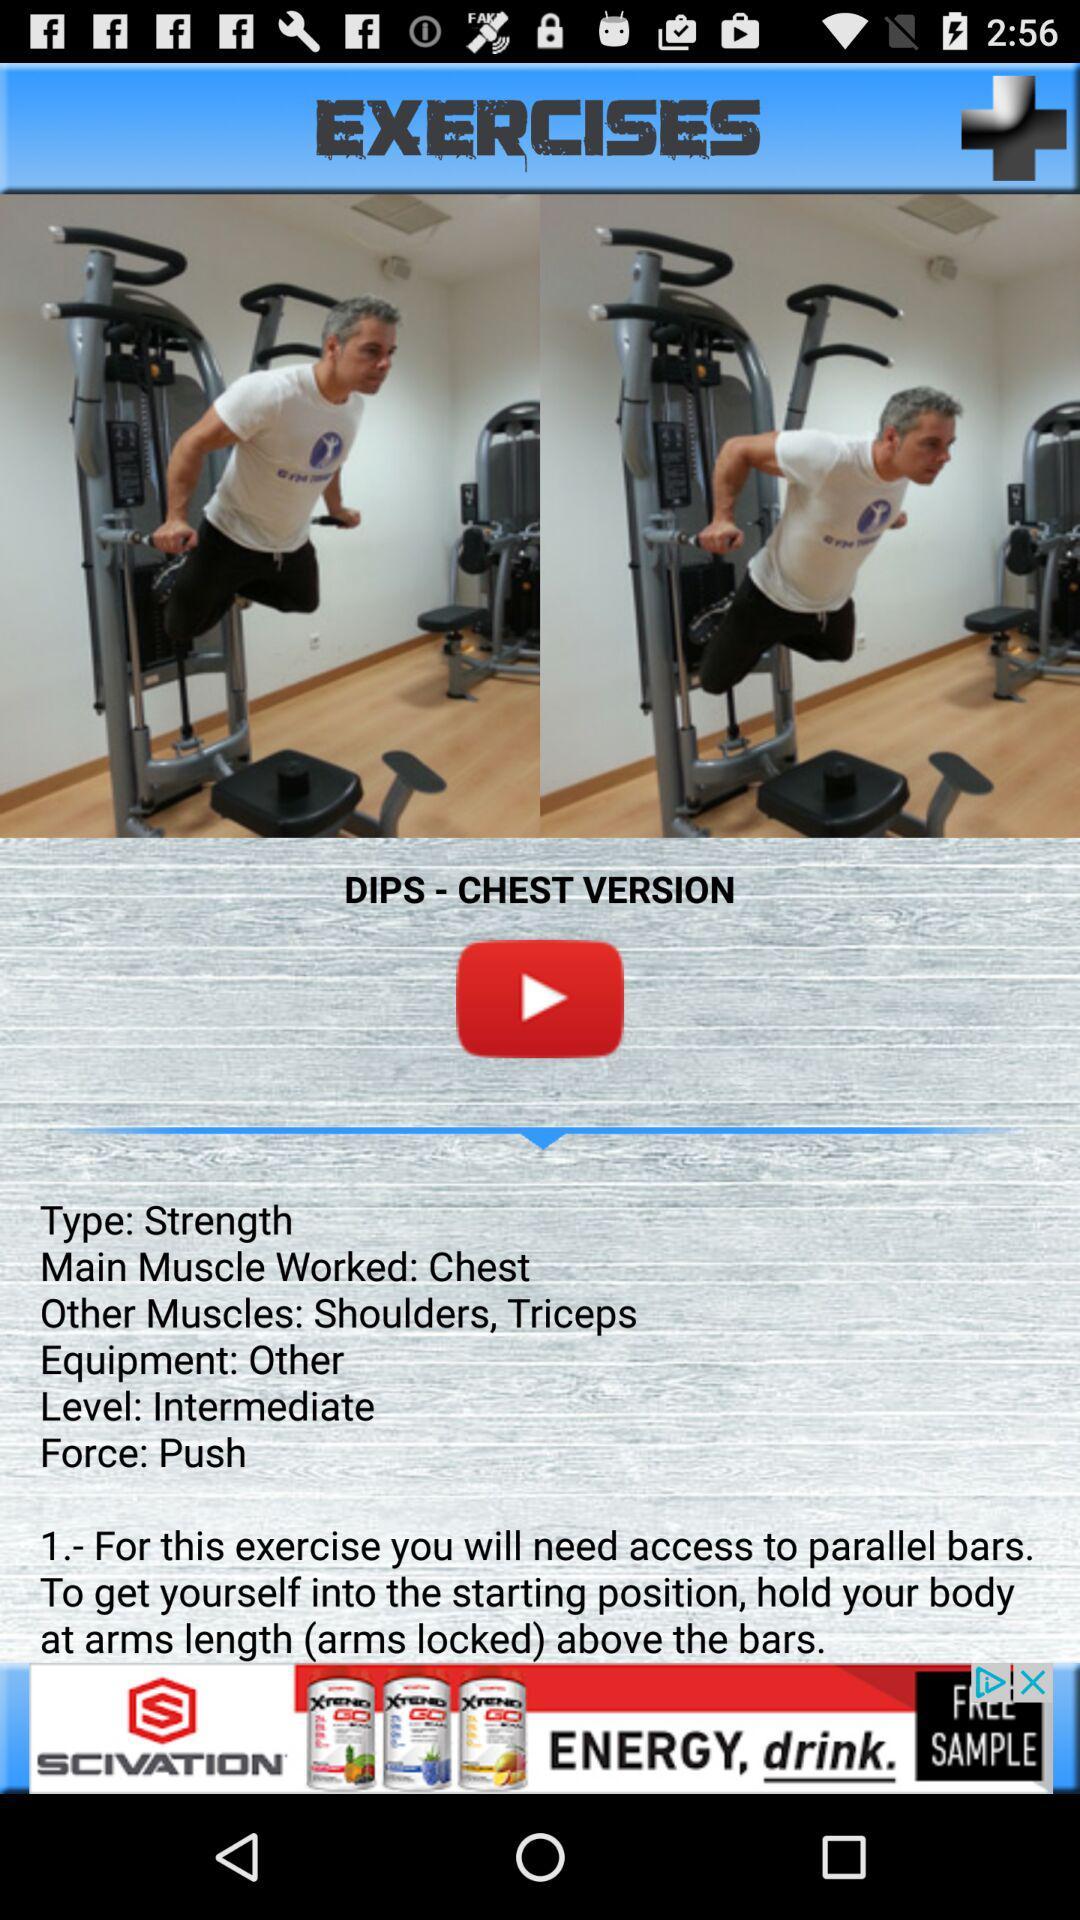 The height and width of the screenshot is (1920, 1080). What do you see at coordinates (1014, 136) in the screenshot?
I see `the add icon` at bounding box center [1014, 136].